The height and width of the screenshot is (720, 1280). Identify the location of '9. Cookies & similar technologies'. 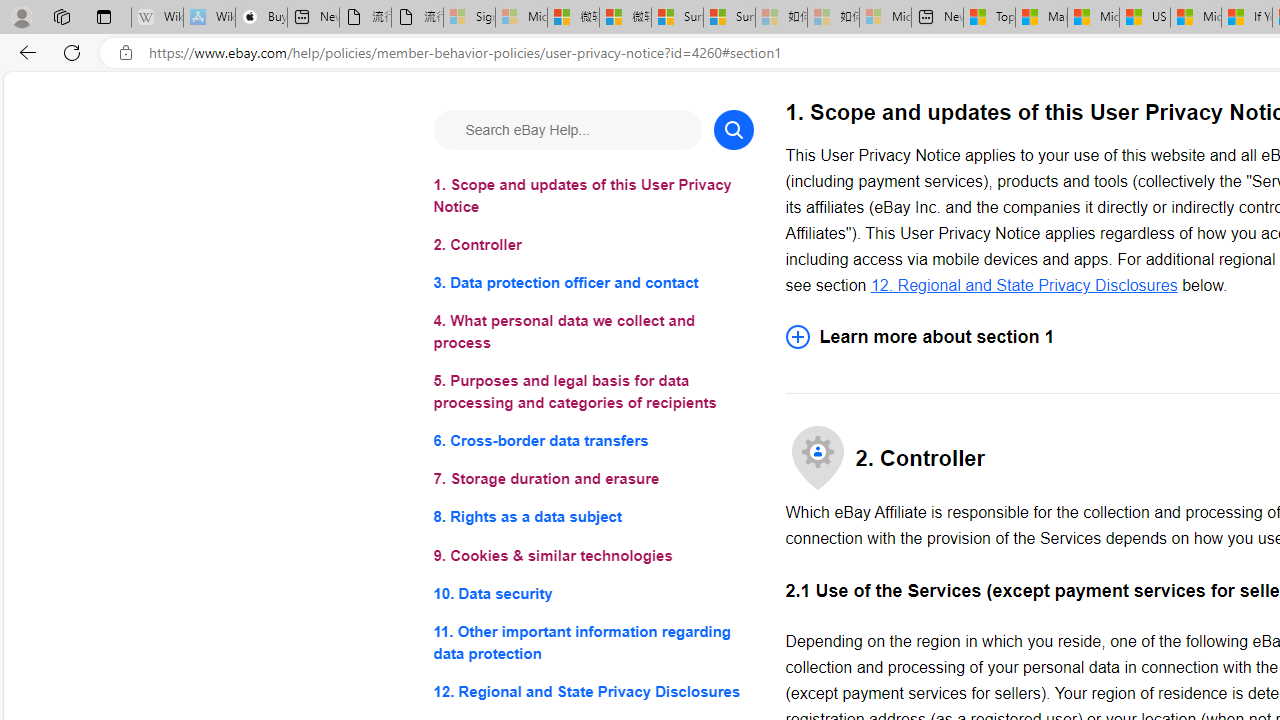
(592, 555).